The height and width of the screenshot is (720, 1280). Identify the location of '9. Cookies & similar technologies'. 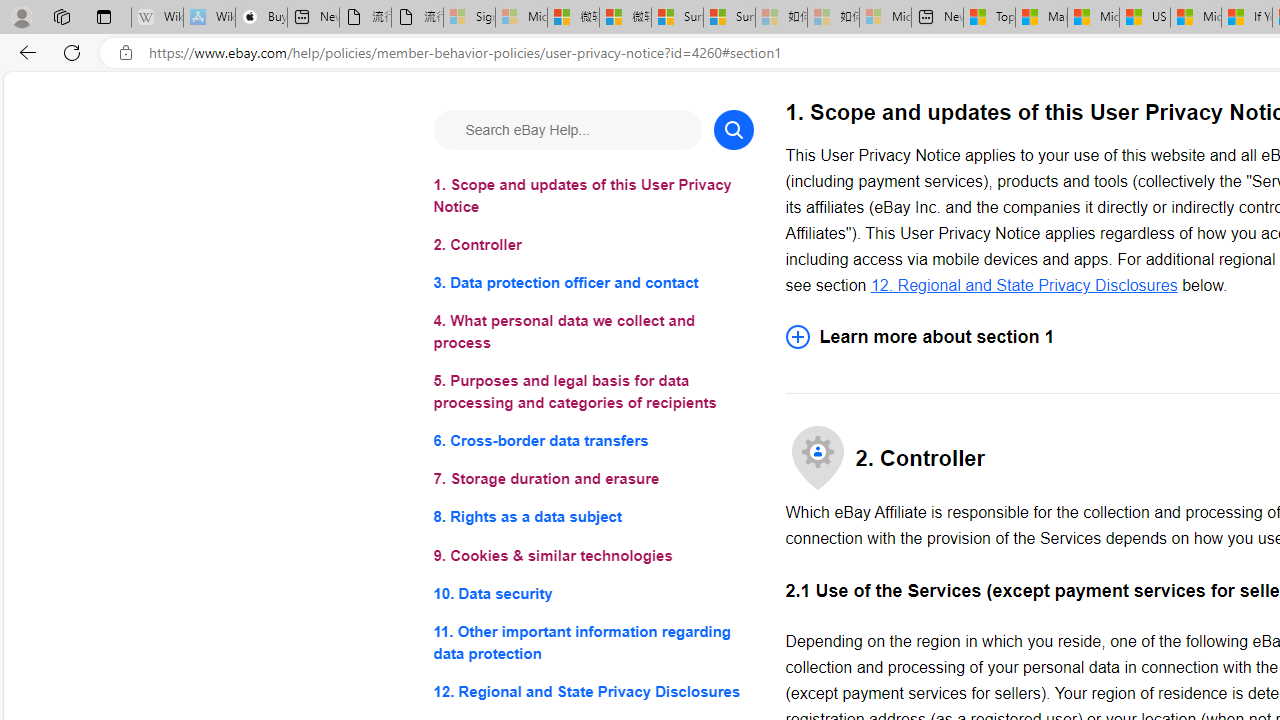
(592, 555).